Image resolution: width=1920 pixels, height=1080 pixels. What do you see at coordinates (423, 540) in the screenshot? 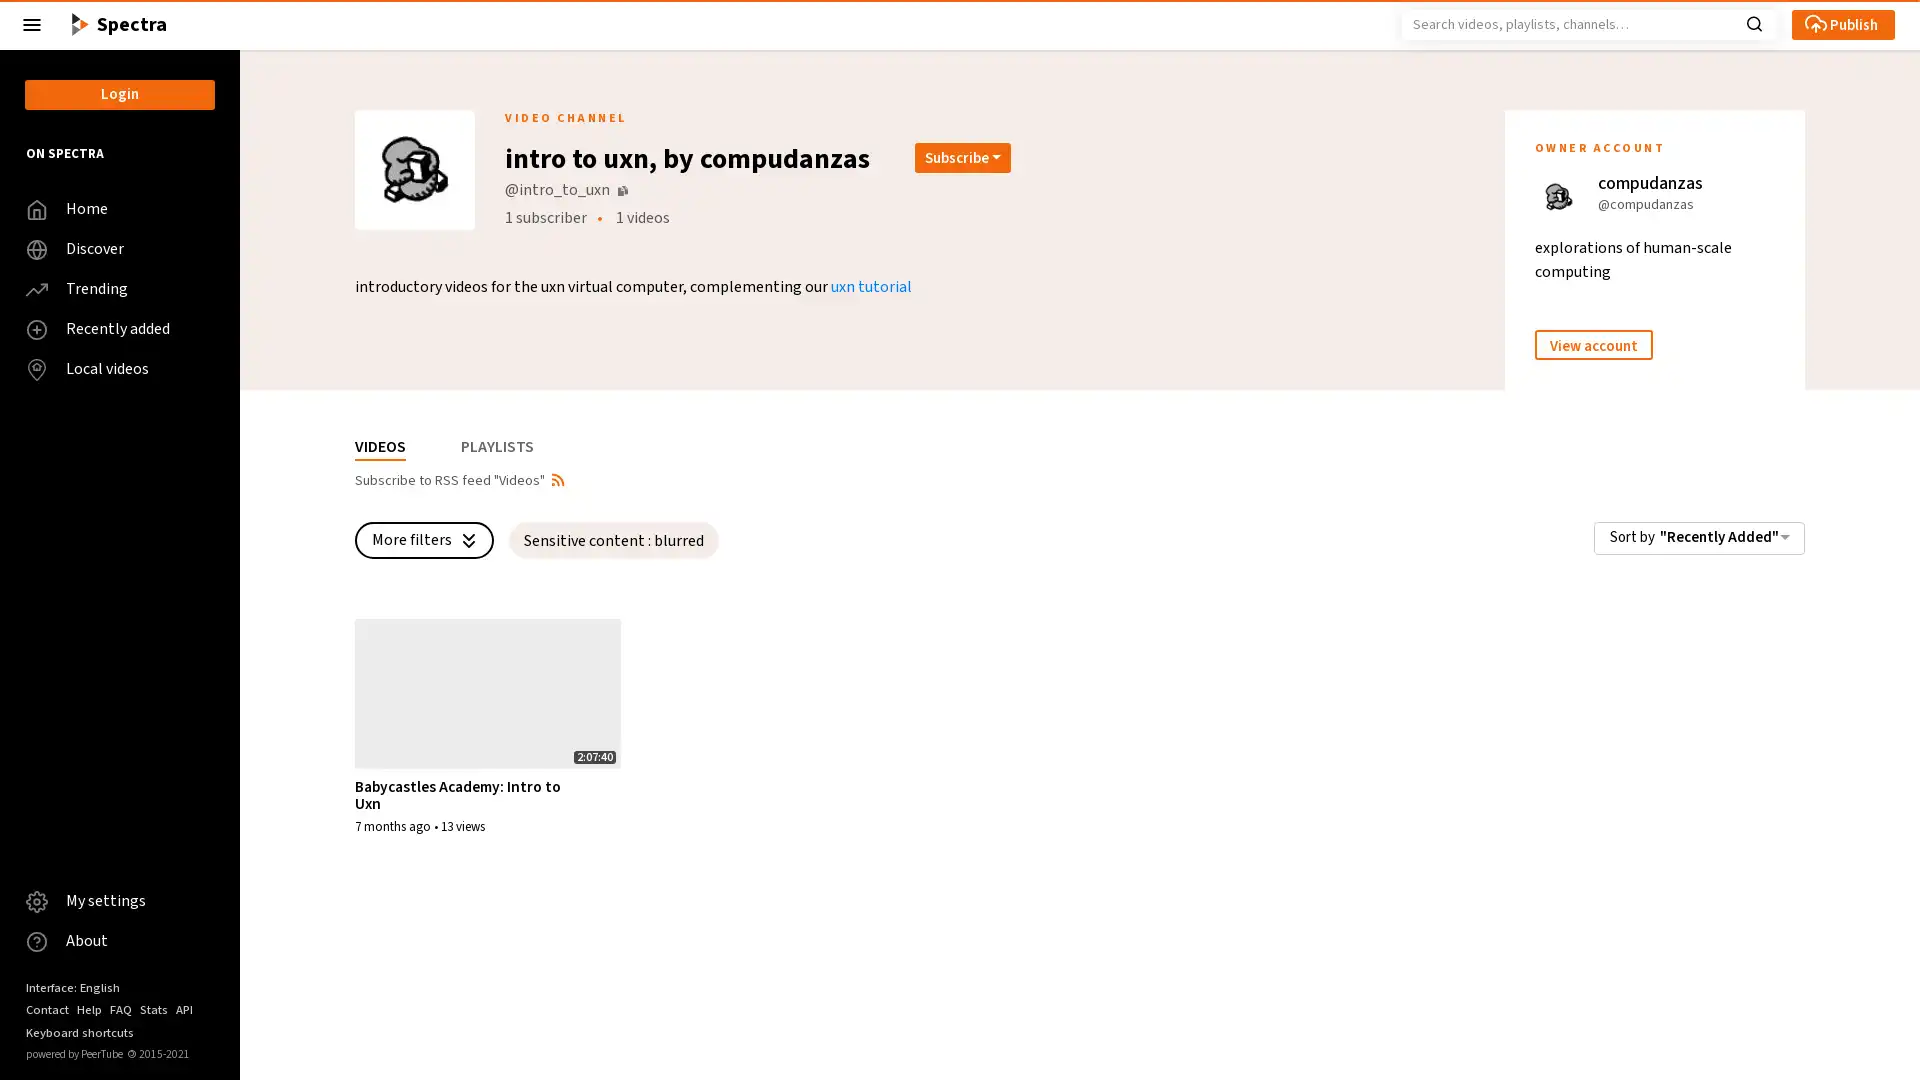
I see `More filters` at bounding box center [423, 540].